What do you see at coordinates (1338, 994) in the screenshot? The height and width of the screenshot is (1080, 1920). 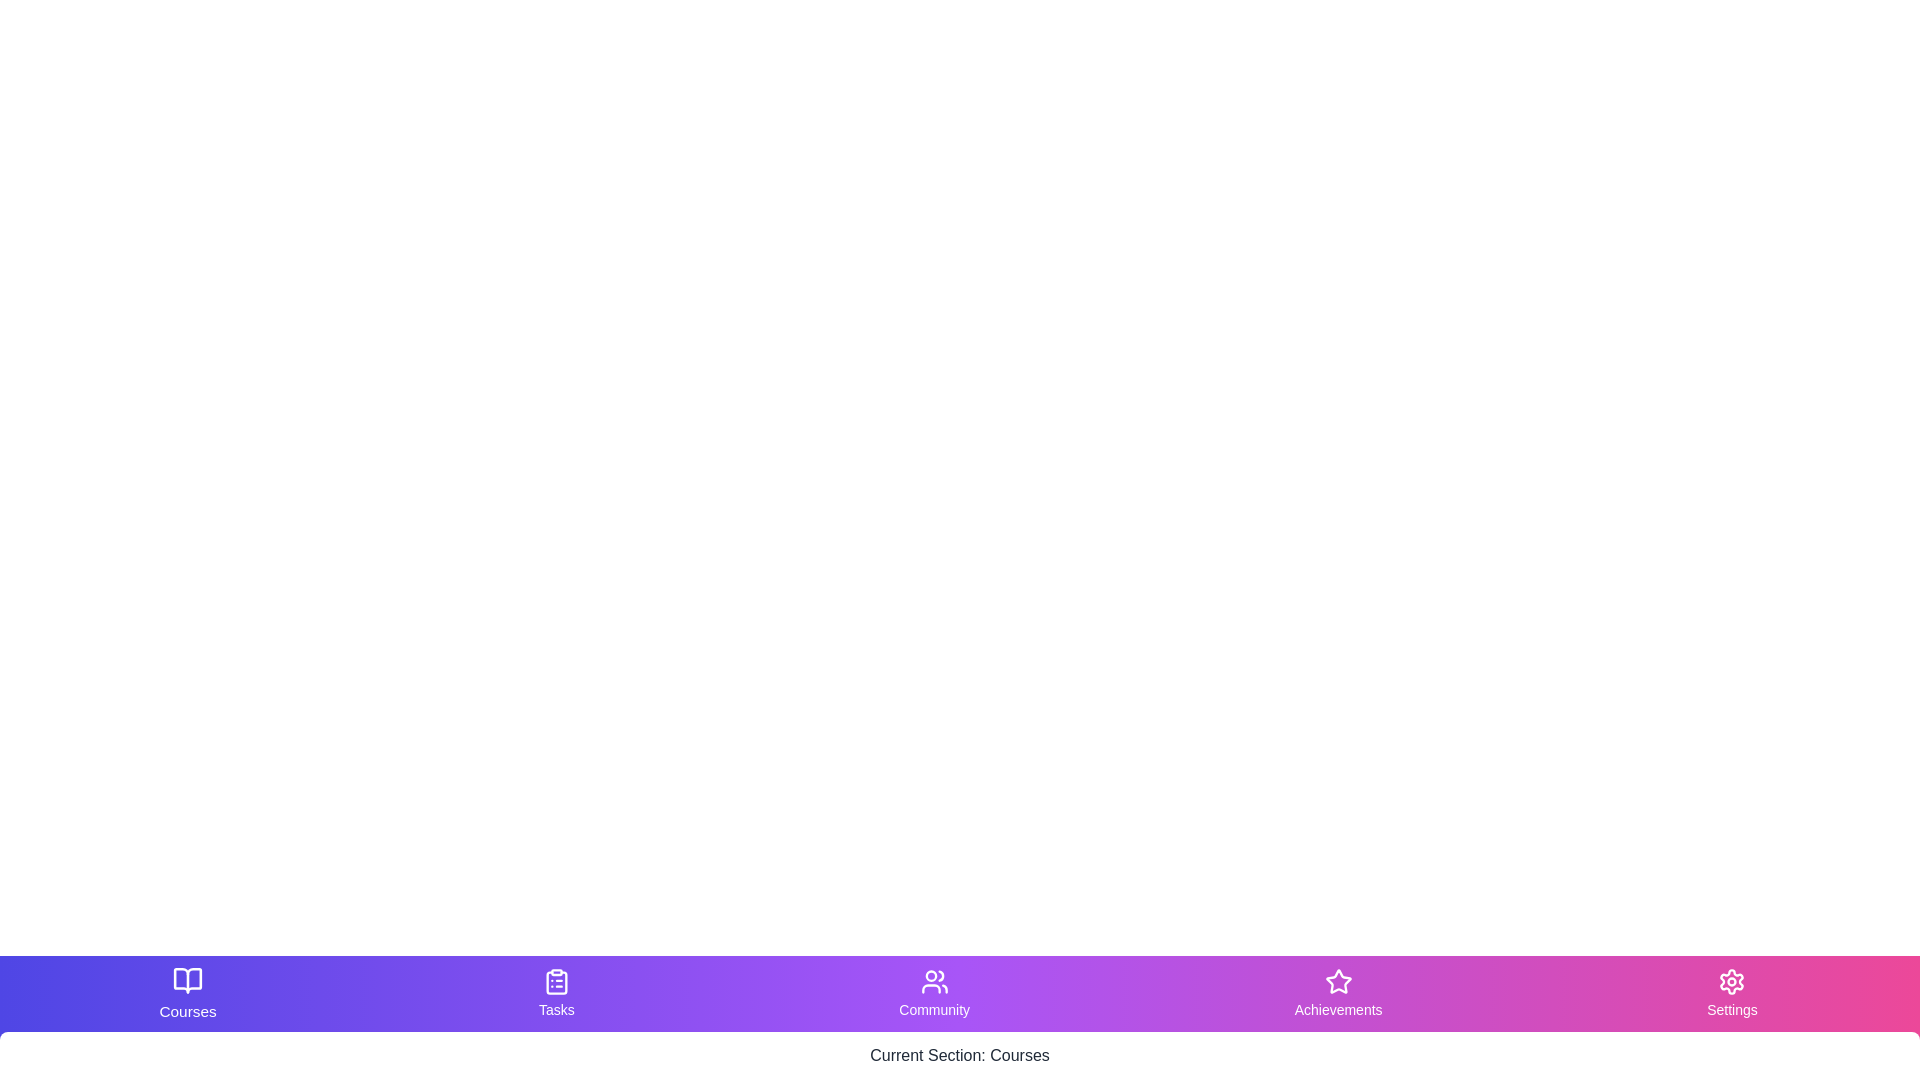 I see `the Achievements tab` at bounding box center [1338, 994].